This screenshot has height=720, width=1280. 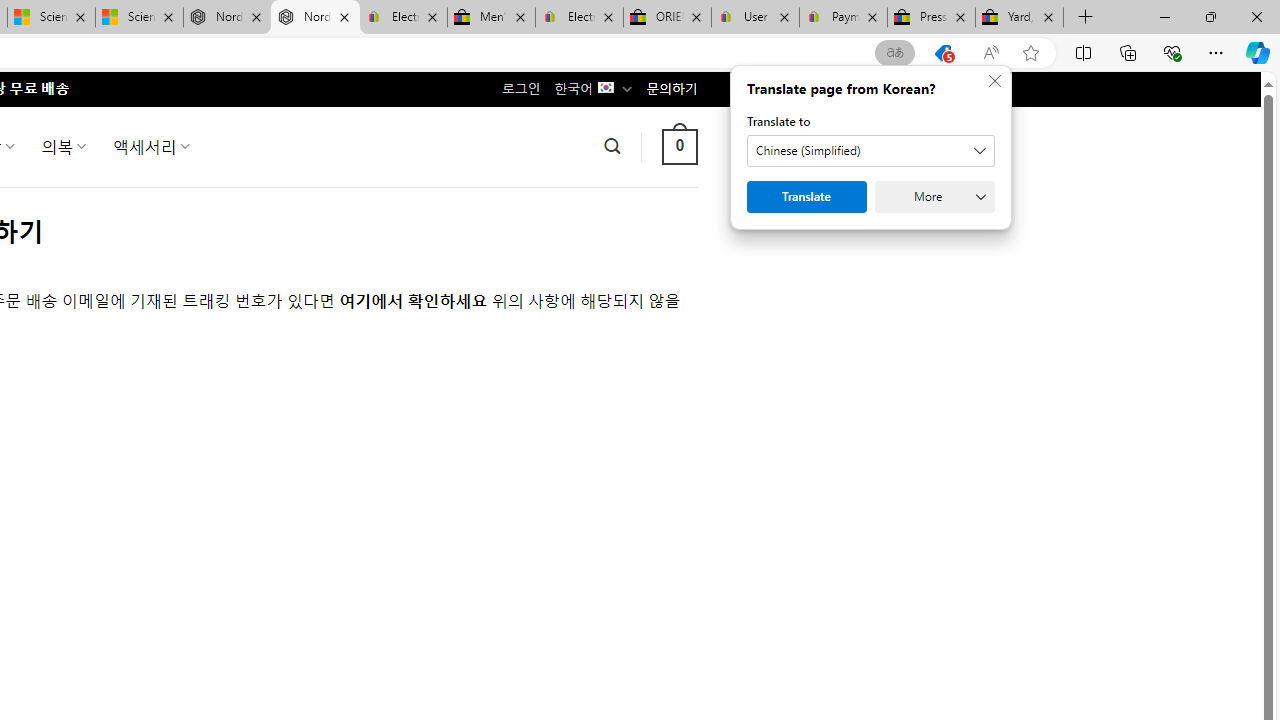 What do you see at coordinates (807, 196) in the screenshot?
I see `'Translate'` at bounding box center [807, 196].